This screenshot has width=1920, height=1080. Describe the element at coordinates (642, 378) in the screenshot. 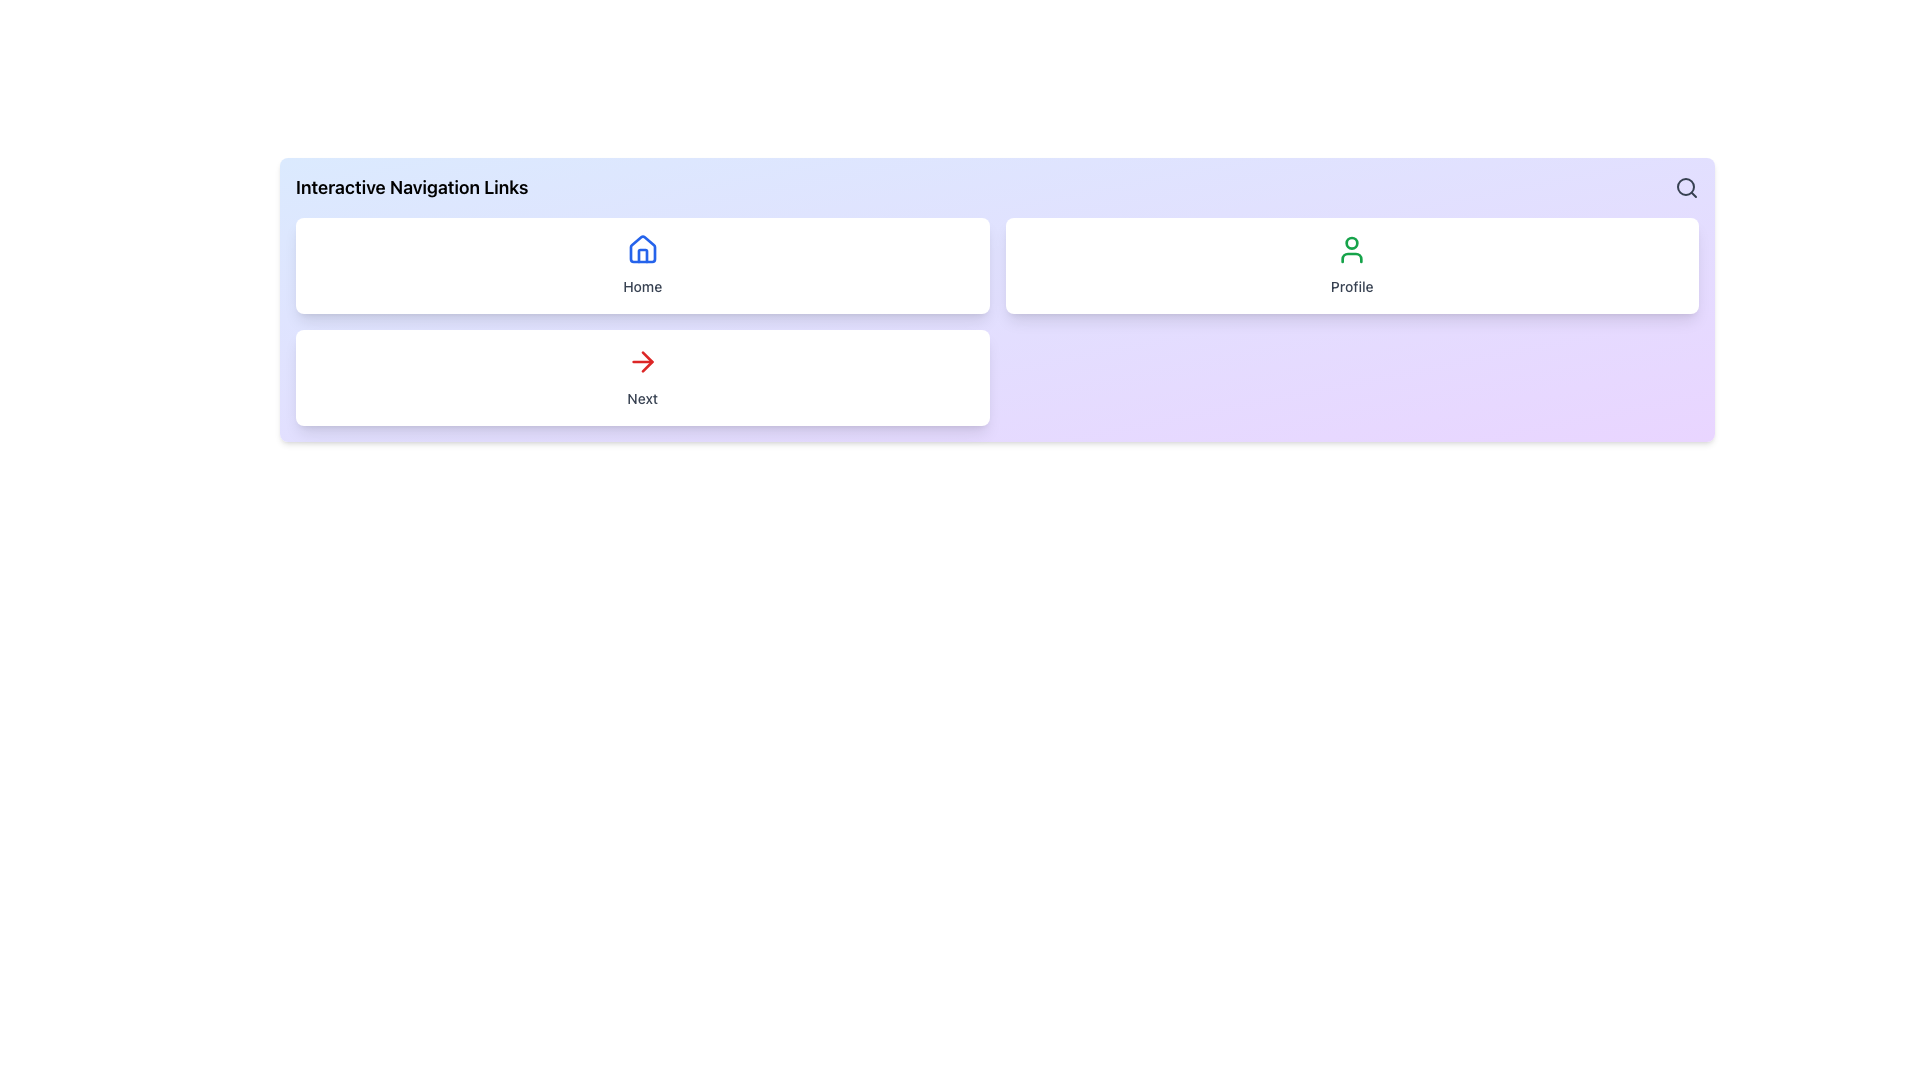

I see `the 'Next' navigation button located in the bottom-left corner of the grid layout, which is below the 'Home' section` at that location.